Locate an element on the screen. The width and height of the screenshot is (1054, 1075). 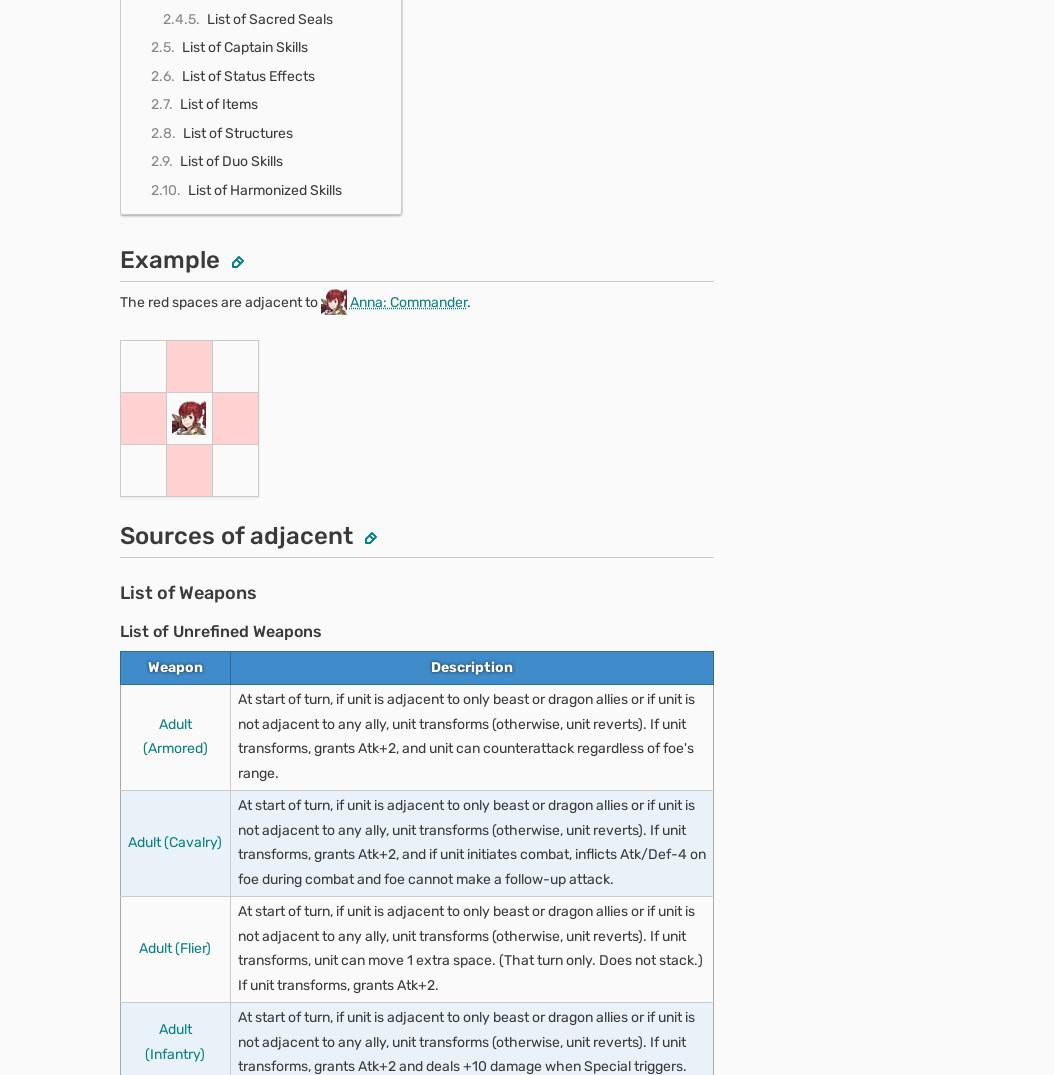
'Infantry Breath 1' is located at coordinates (208, 185).